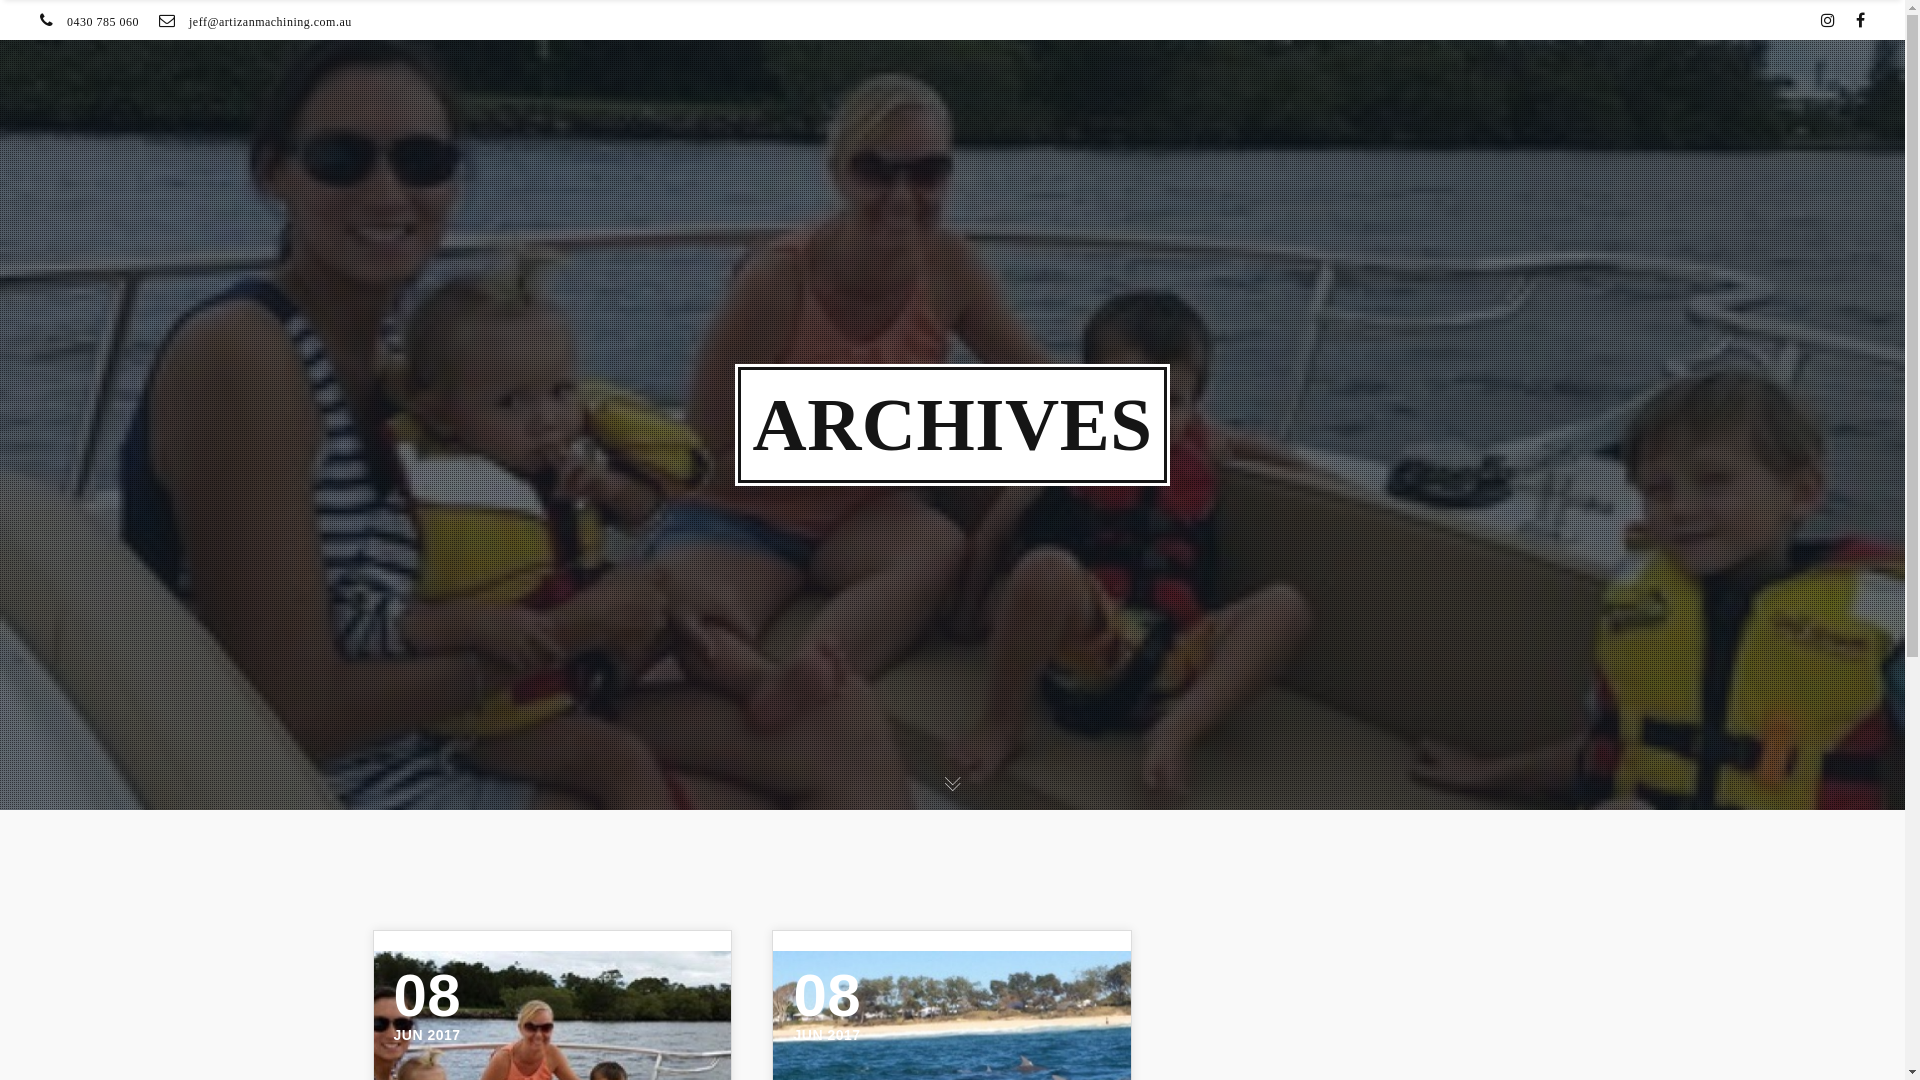  Describe the element at coordinates (269, 22) in the screenshot. I see `'jeff@artizanmachining.com.au'` at that location.